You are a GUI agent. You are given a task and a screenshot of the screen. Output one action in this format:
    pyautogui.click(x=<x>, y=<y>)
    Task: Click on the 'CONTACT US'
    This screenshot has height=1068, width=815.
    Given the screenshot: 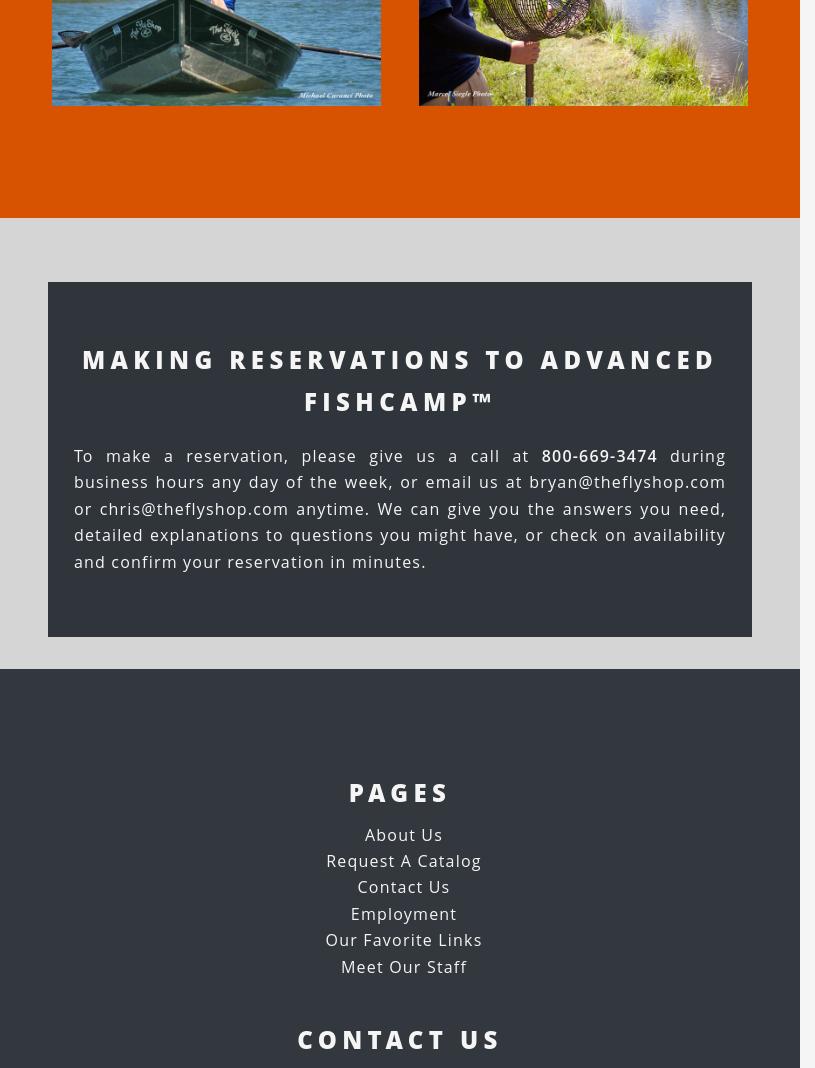 What is the action you would take?
    pyautogui.click(x=295, y=1038)
    